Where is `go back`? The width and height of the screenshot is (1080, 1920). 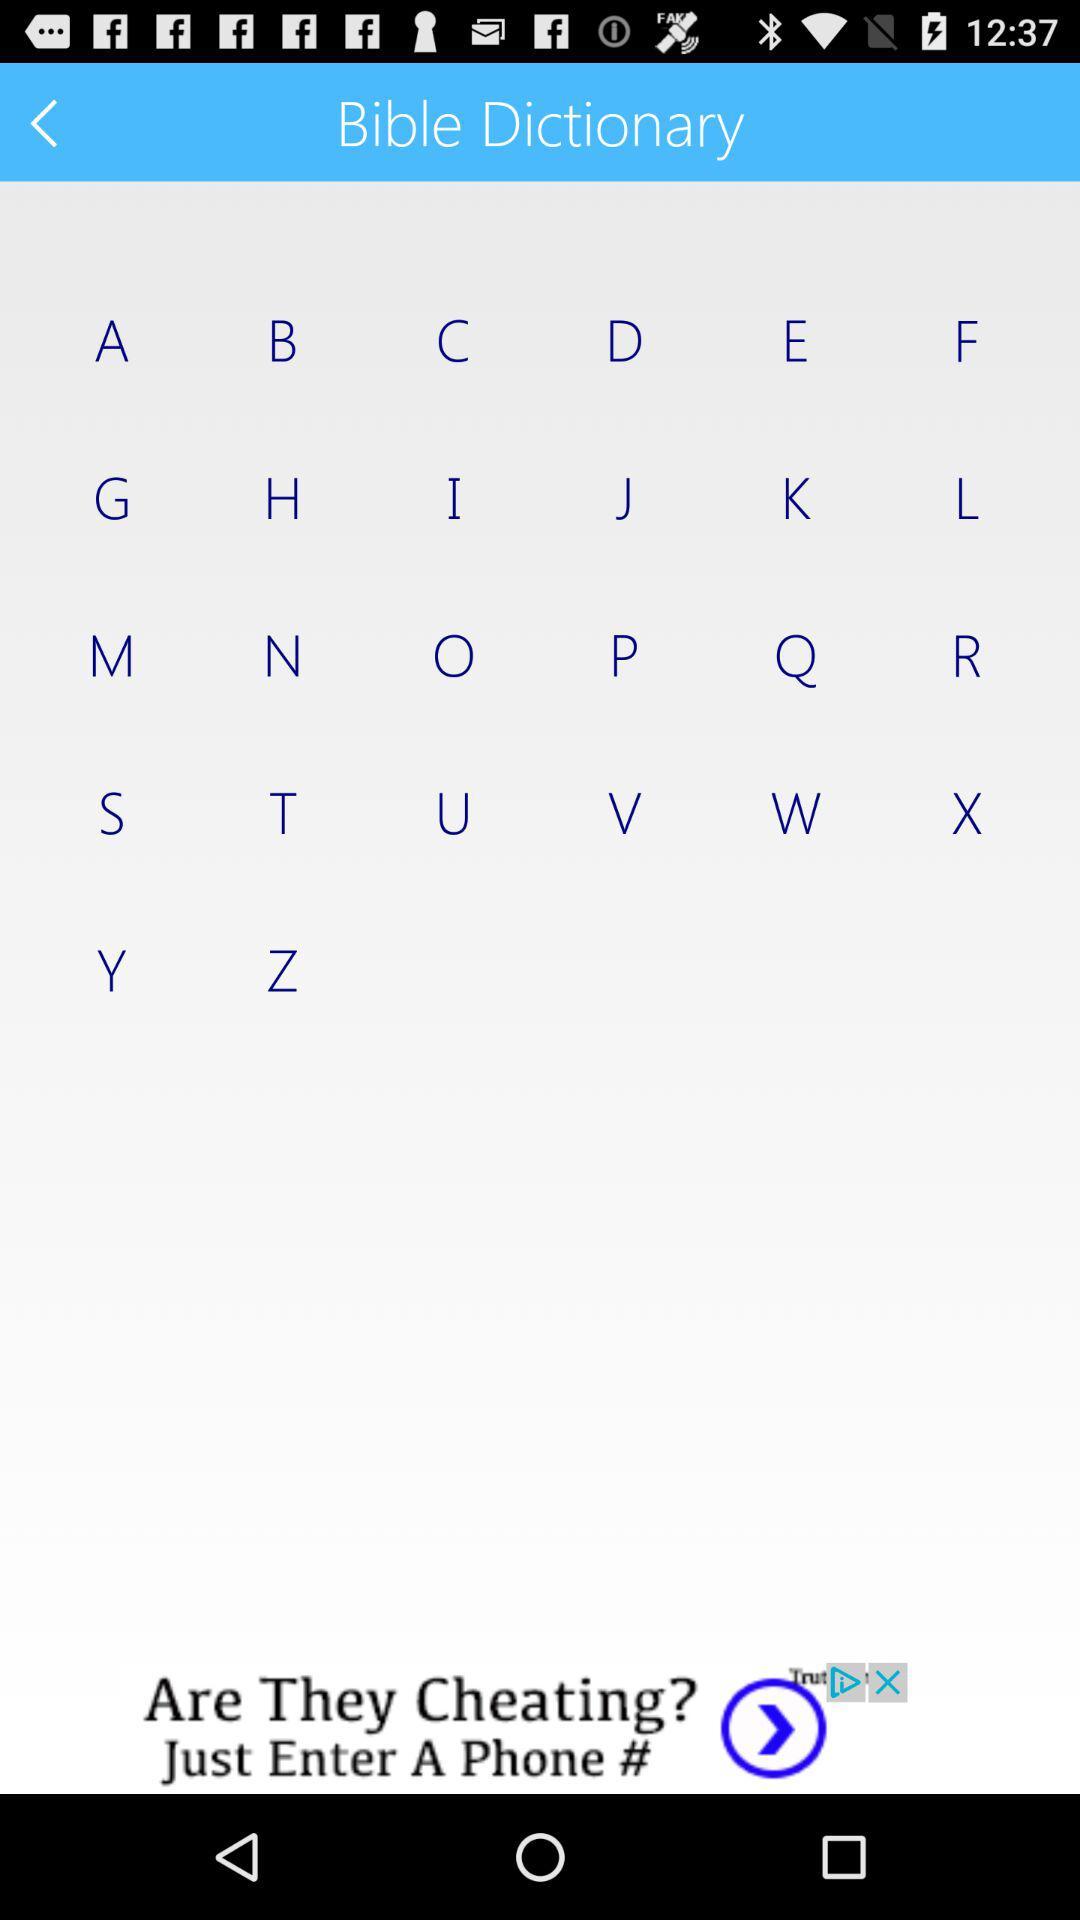 go back is located at coordinates (45, 121).